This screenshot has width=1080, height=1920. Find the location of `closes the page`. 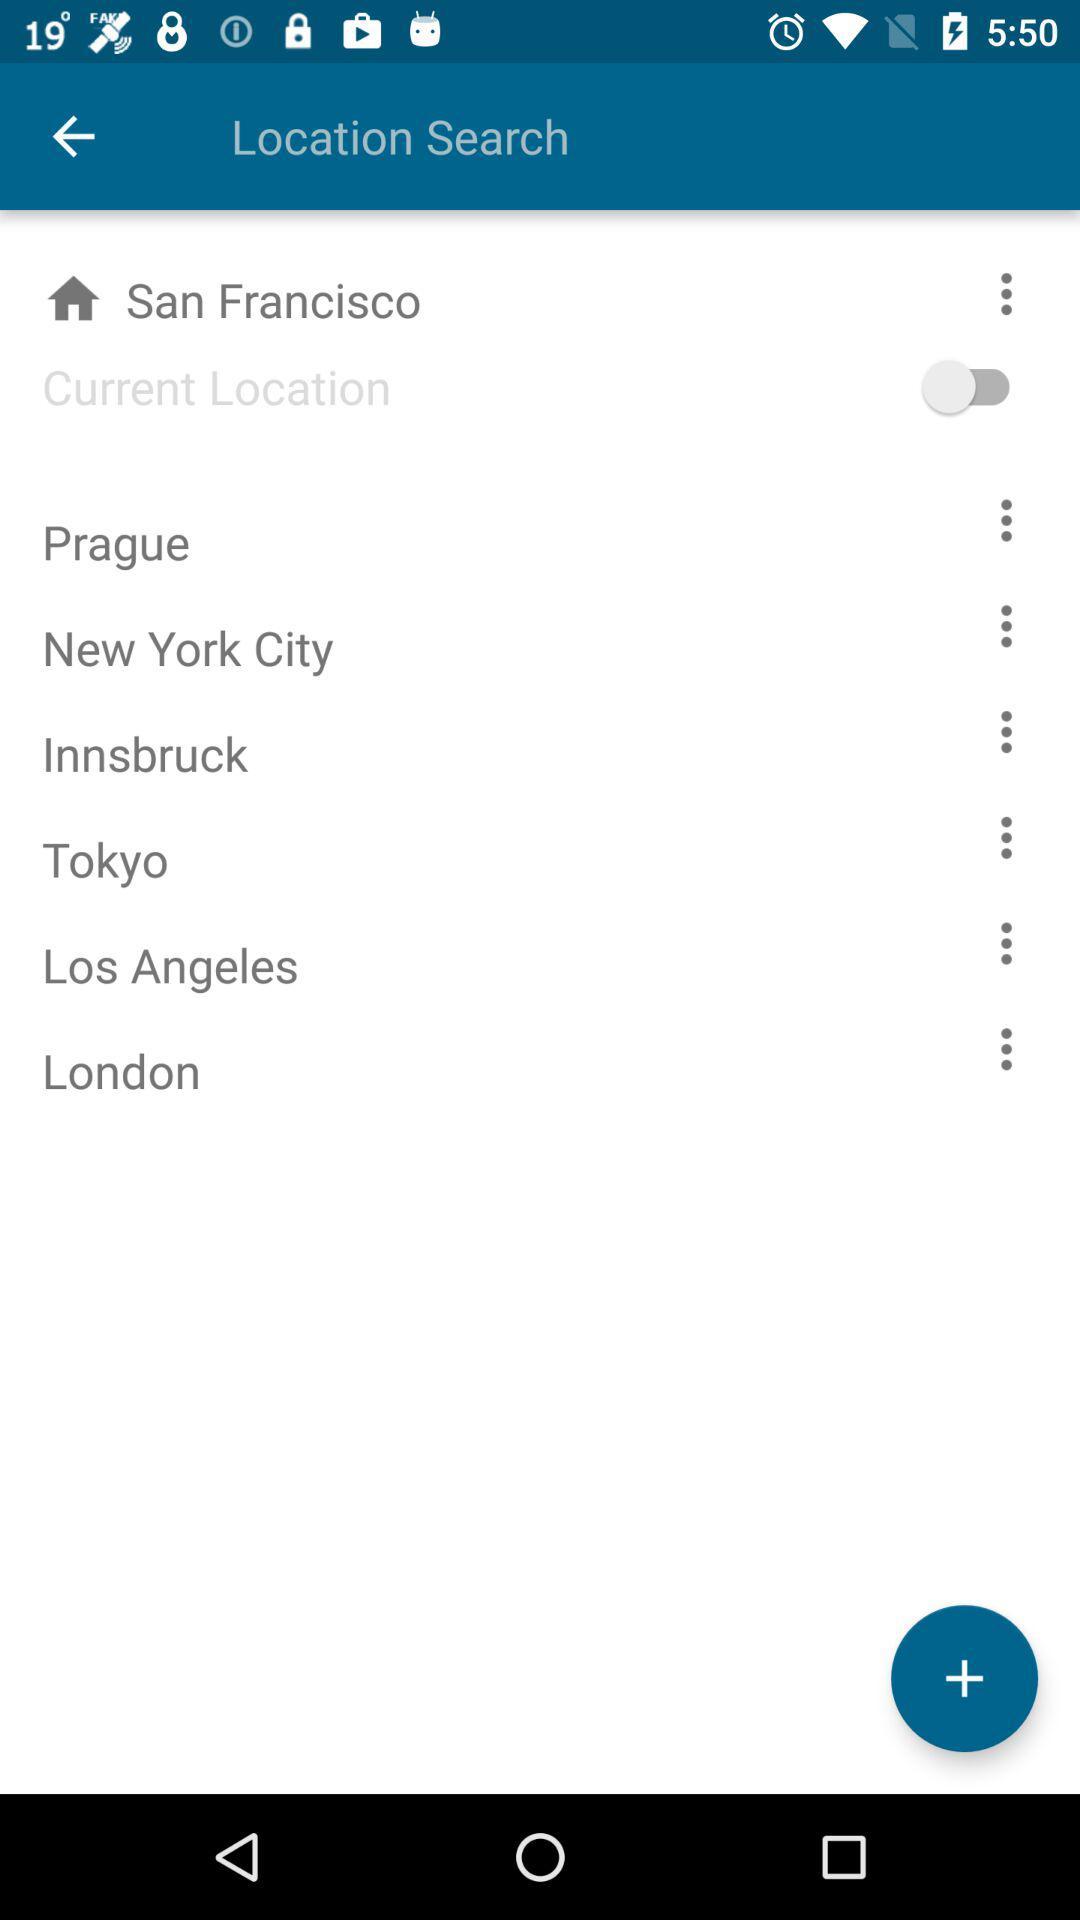

closes the page is located at coordinates (963, 1678).